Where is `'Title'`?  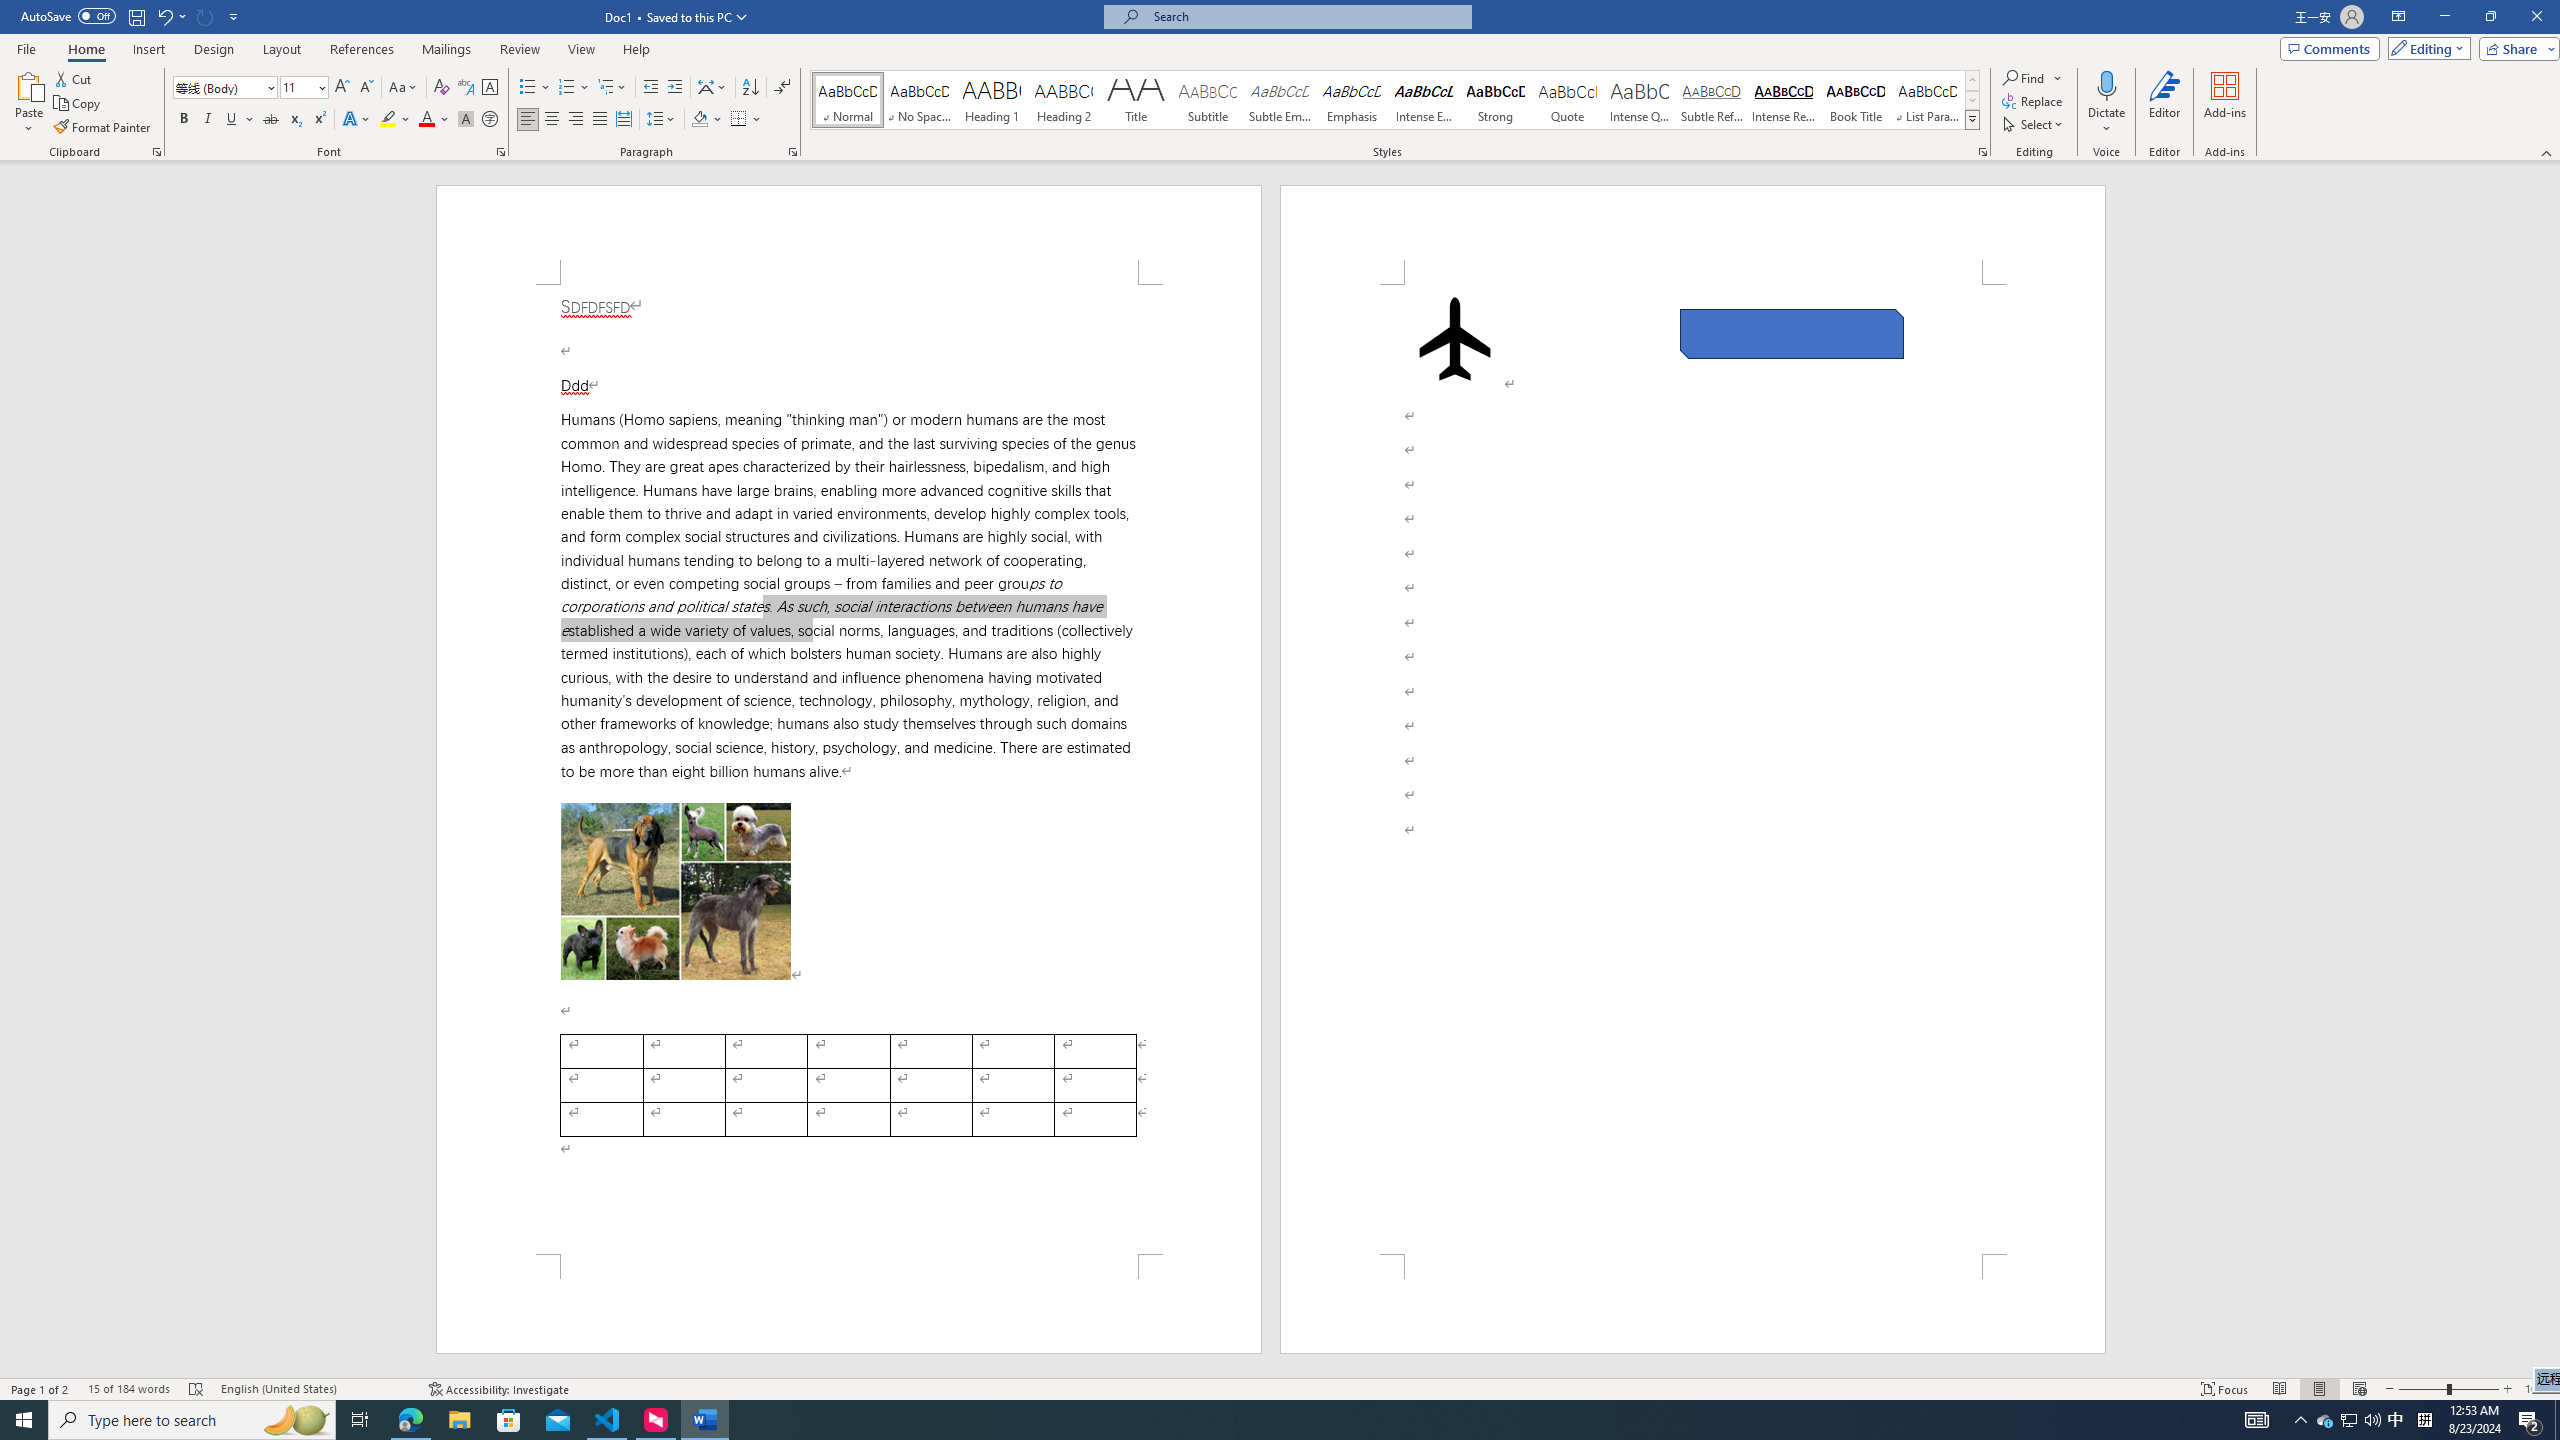 'Title' is located at coordinates (1136, 99).